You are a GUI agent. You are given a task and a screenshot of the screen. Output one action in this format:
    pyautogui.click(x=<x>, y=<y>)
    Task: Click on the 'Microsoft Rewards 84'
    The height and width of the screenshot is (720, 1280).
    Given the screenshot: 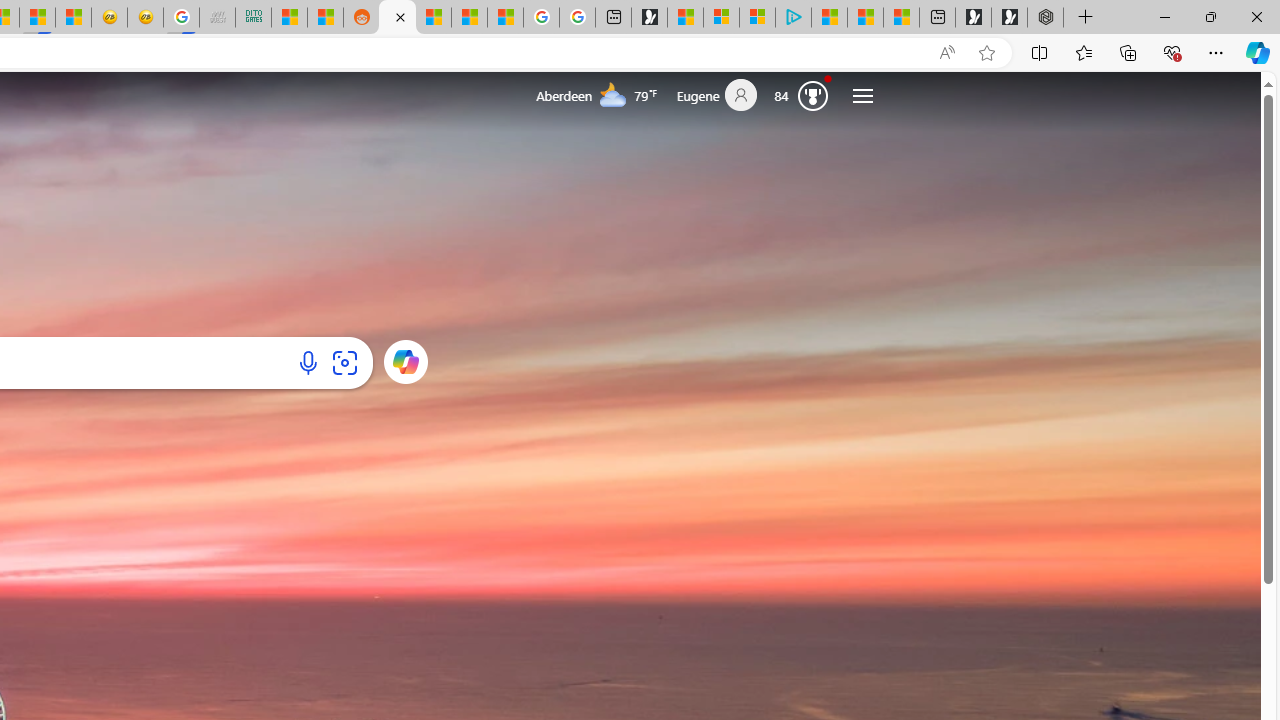 What is the action you would take?
    pyautogui.click(x=805, y=95)
    